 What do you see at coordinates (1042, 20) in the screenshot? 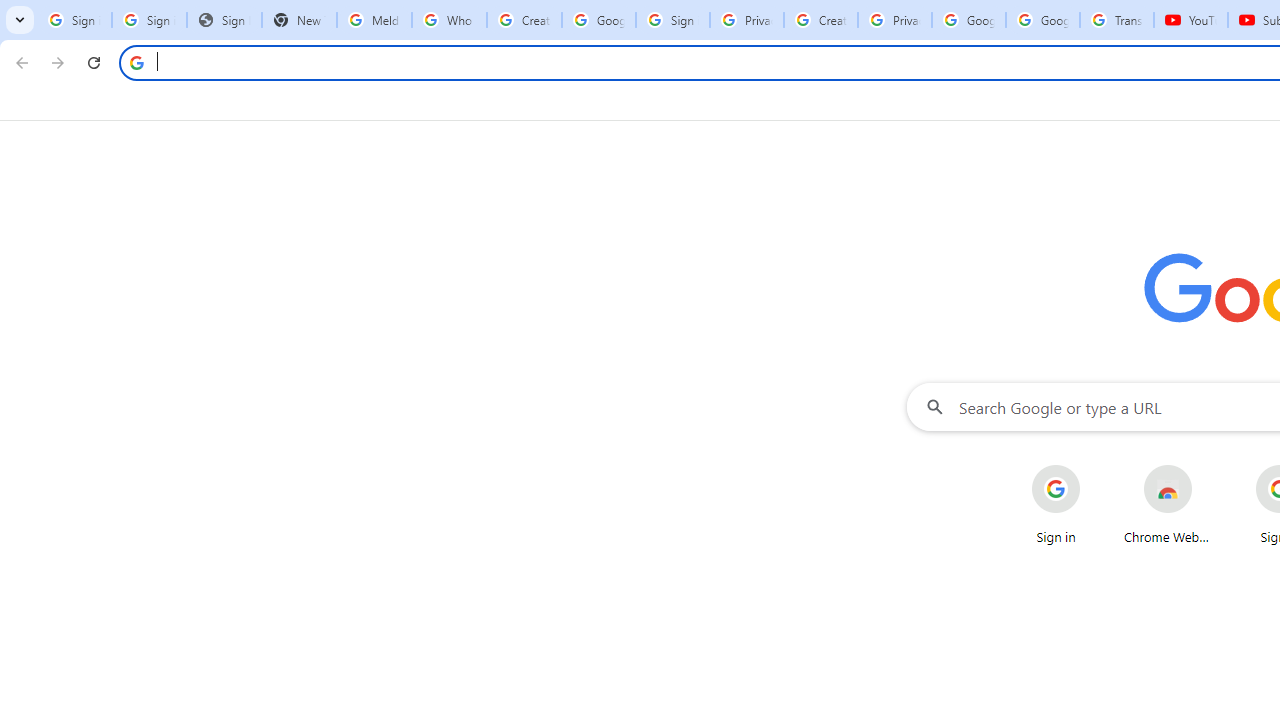
I see `'Google Account'` at bounding box center [1042, 20].